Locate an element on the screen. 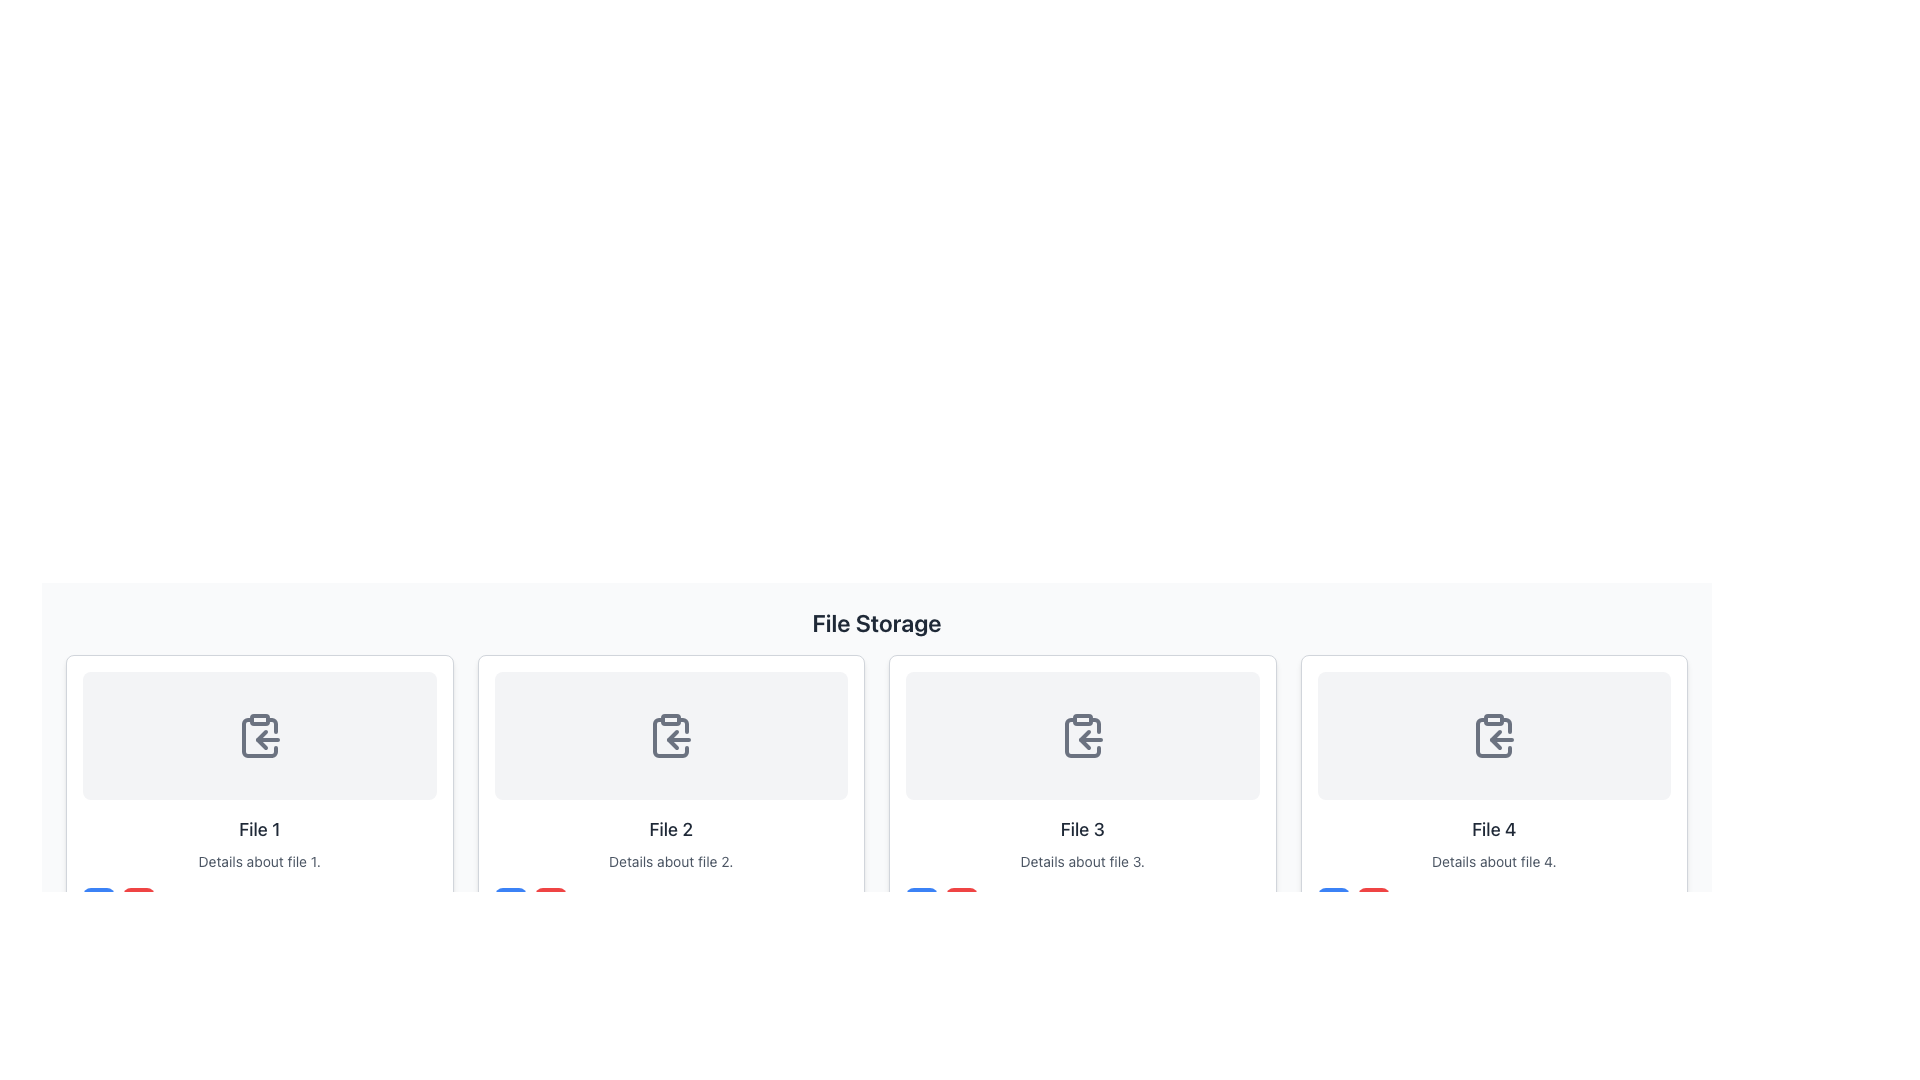 This screenshot has height=1080, width=1920. the red rectangular button with a trash icon, which is the third action button under the 'File 3' section, to trigger the hover effect is located at coordinates (961, 903).